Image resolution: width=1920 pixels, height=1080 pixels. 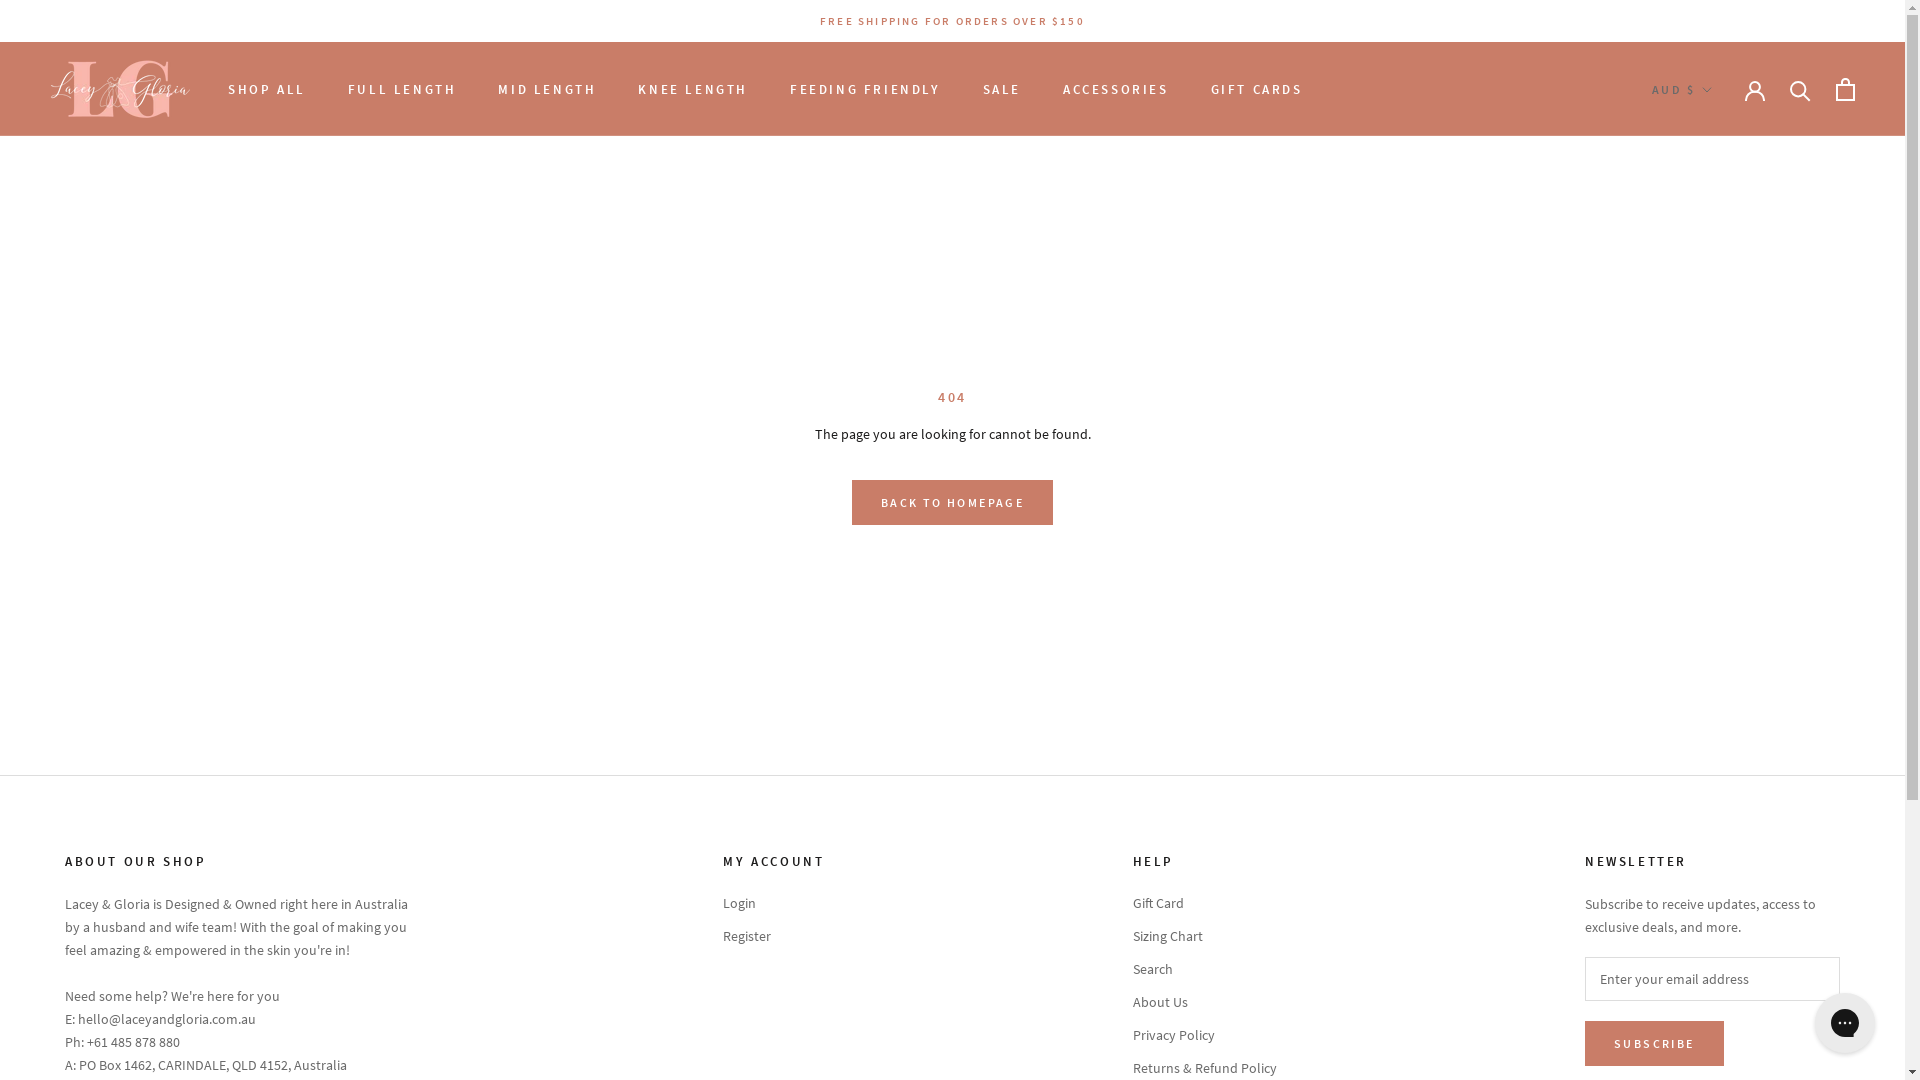 What do you see at coordinates (789, 88) in the screenshot?
I see `'FEEDING FRIENDLY` at bounding box center [789, 88].